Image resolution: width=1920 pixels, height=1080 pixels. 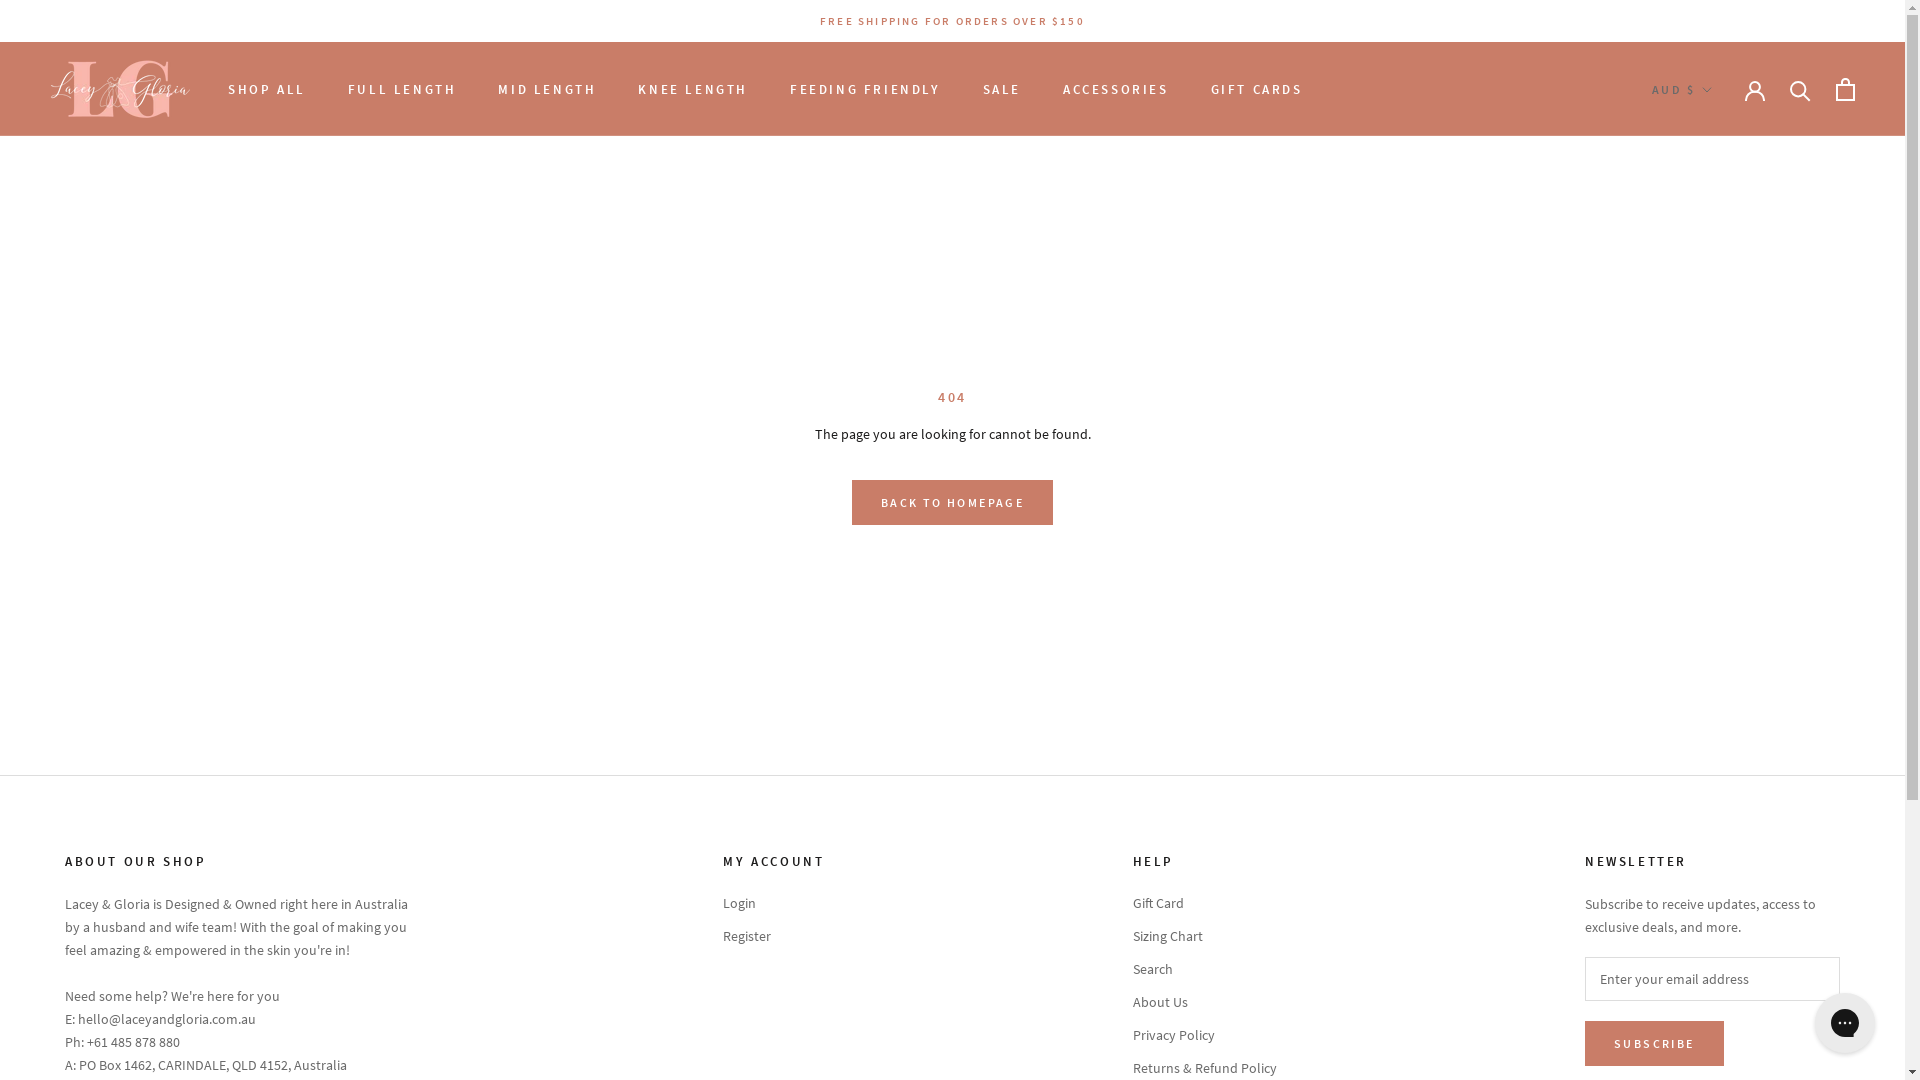 What do you see at coordinates (789, 88) in the screenshot?
I see `'FEEDING FRIENDLY` at bounding box center [789, 88].